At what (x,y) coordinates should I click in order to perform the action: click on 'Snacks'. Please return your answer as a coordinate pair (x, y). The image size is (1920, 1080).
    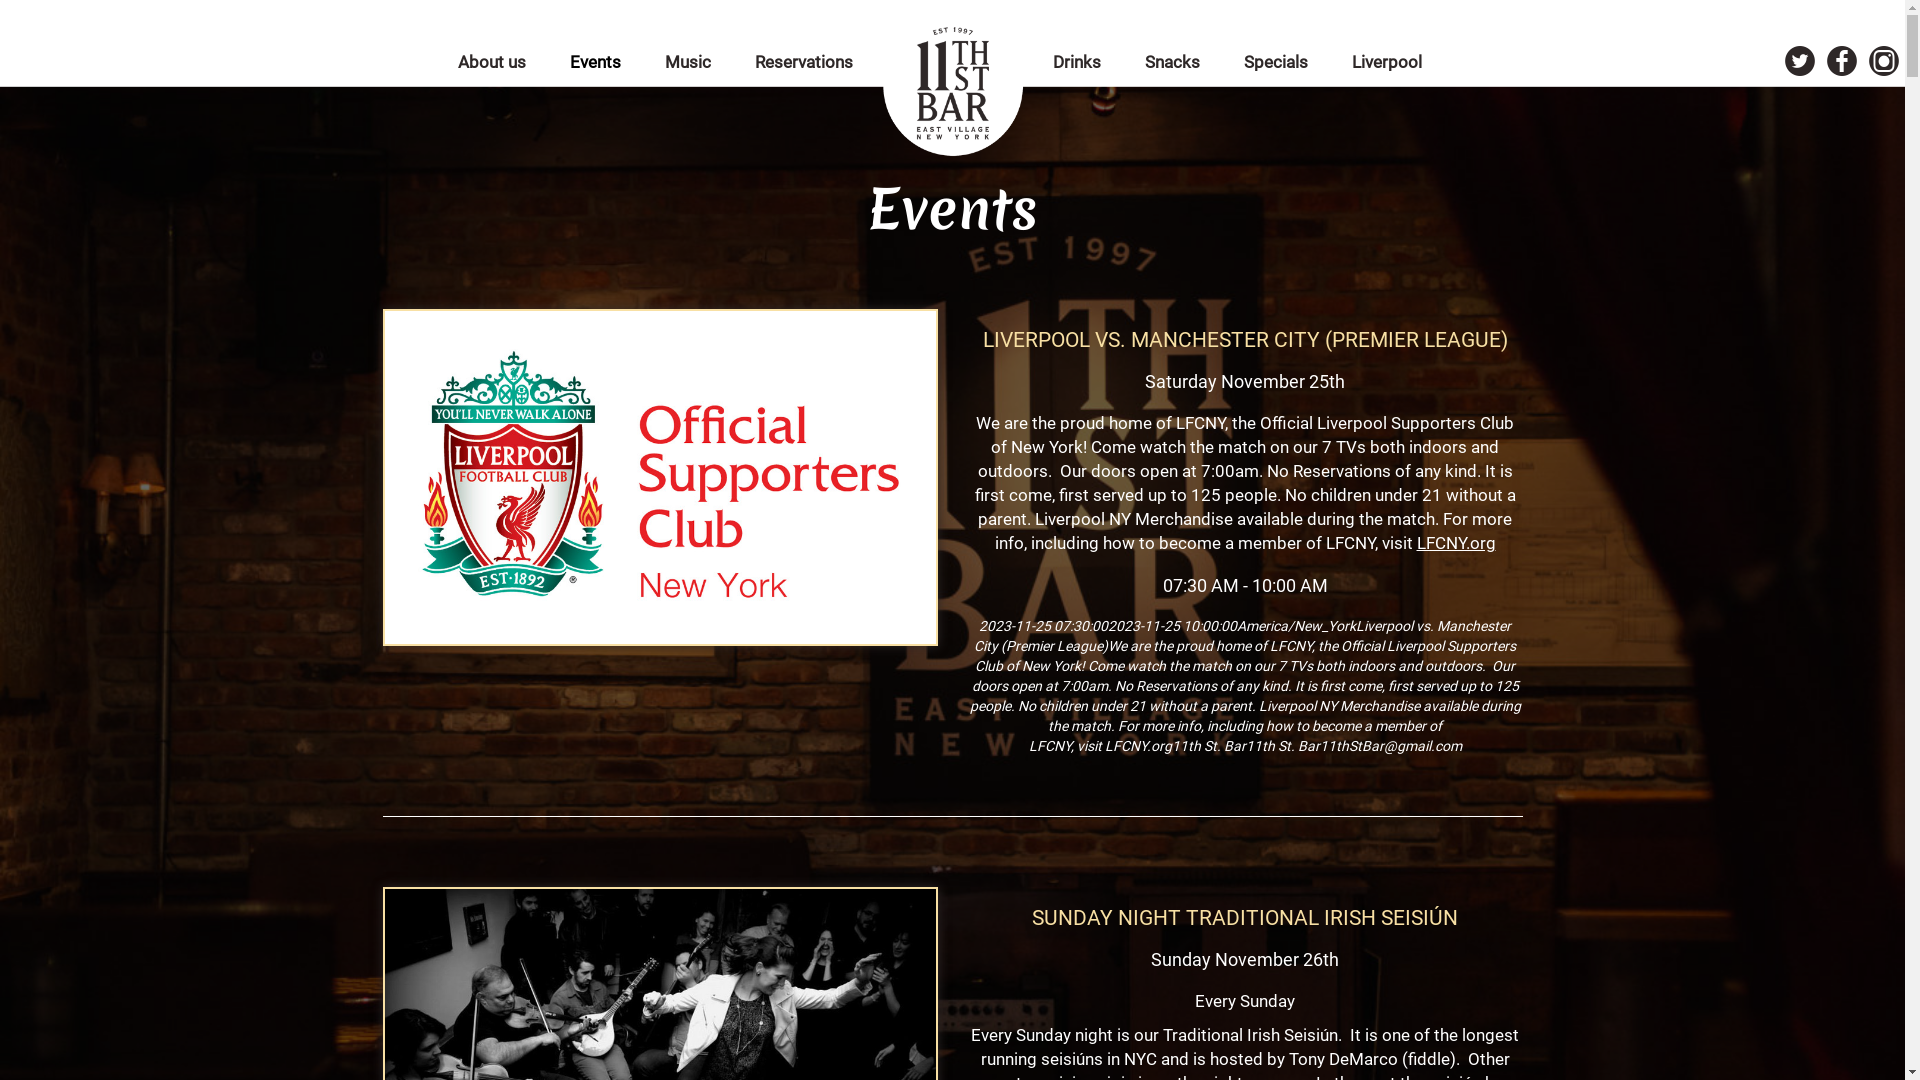
    Looking at the image, I should click on (1173, 60).